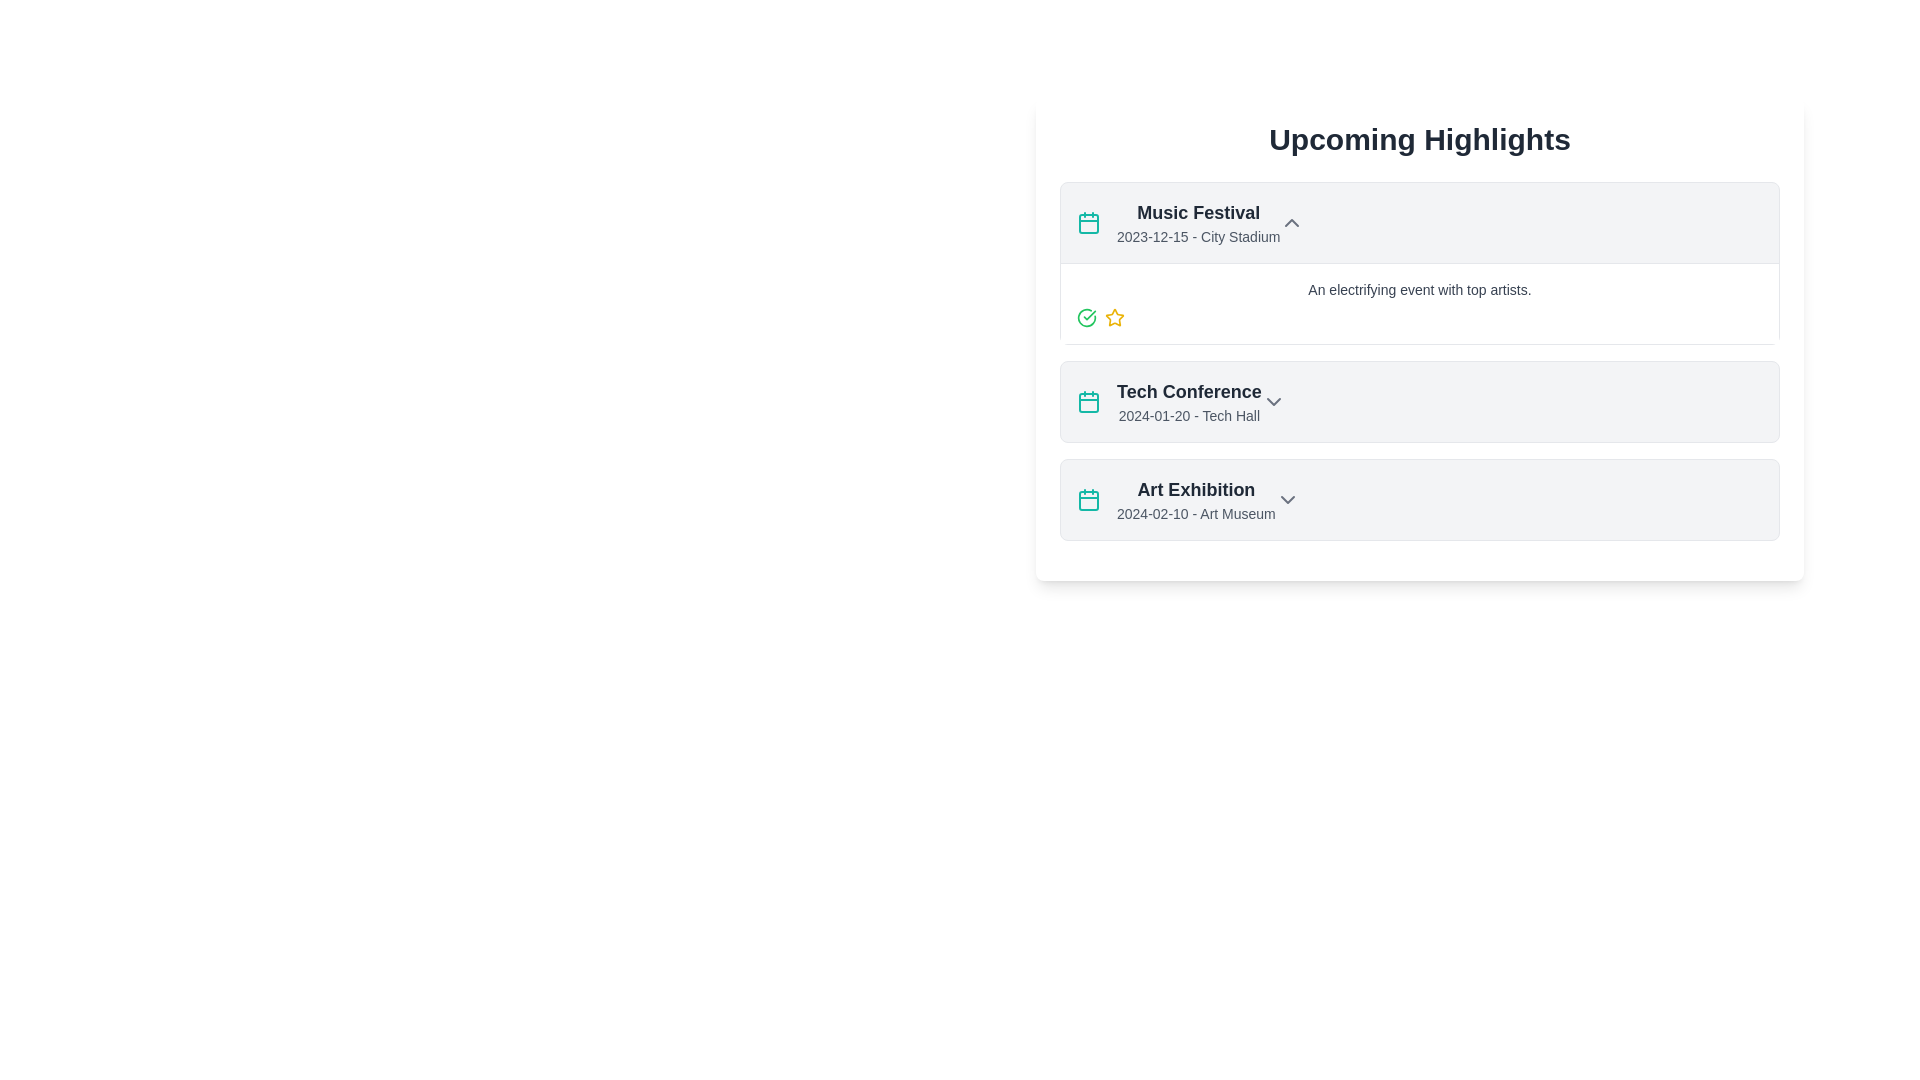 Image resolution: width=1920 pixels, height=1080 pixels. Describe the element at coordinates (1176, 499) in the screenshot. I see `the list item with the title 'Art Exhibition' and date '2024-02-10 - Art Museum' in the Upcoming Highlights section to interact further` at that location.